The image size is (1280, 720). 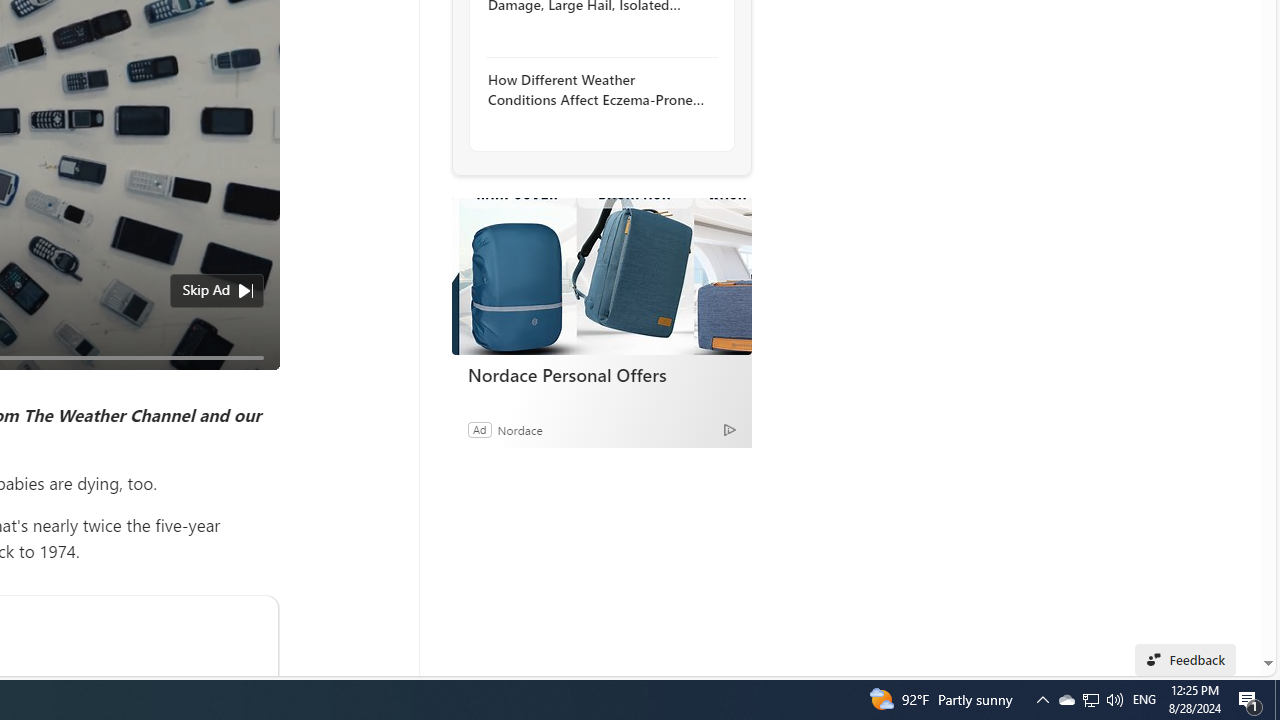 I want to click on 'Skip Ad', so click(x=206, y=290).